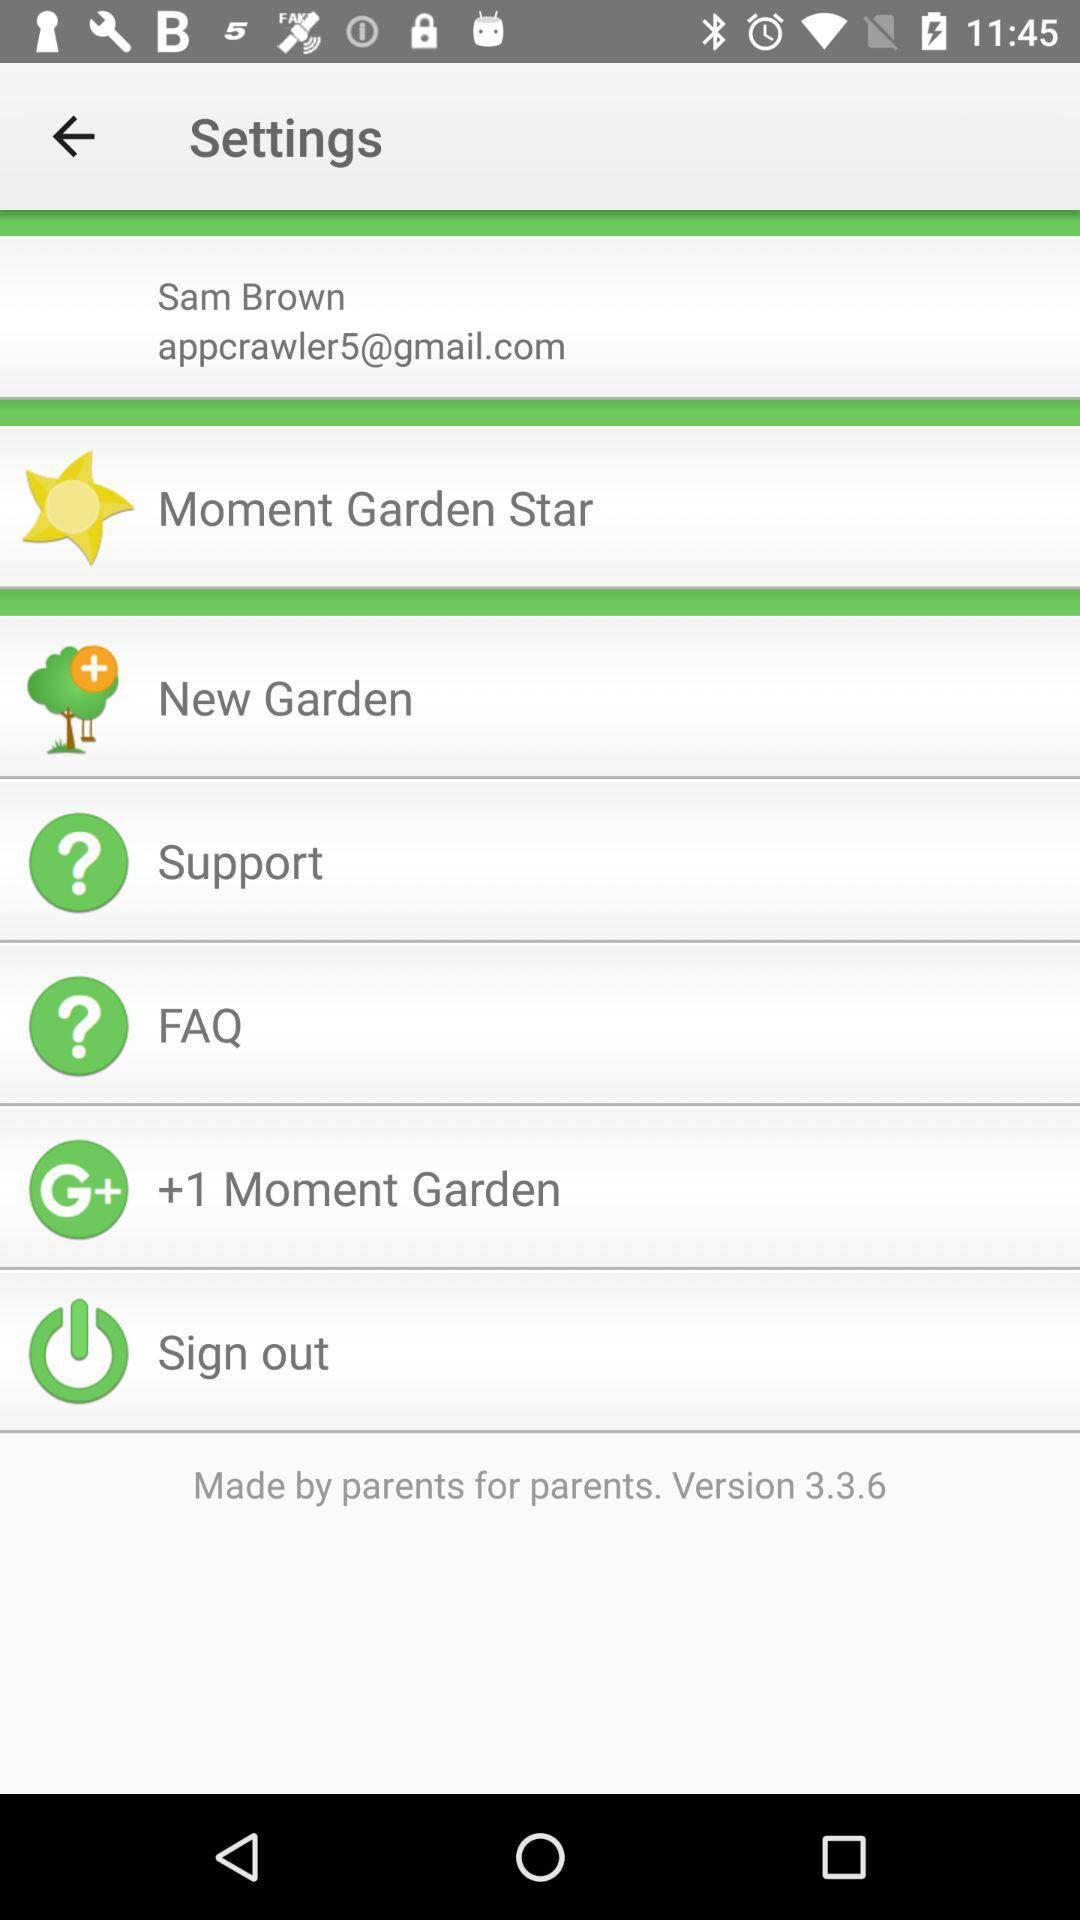  I want to click on item above appcrawler5@gmail.com, so click(609, 286).